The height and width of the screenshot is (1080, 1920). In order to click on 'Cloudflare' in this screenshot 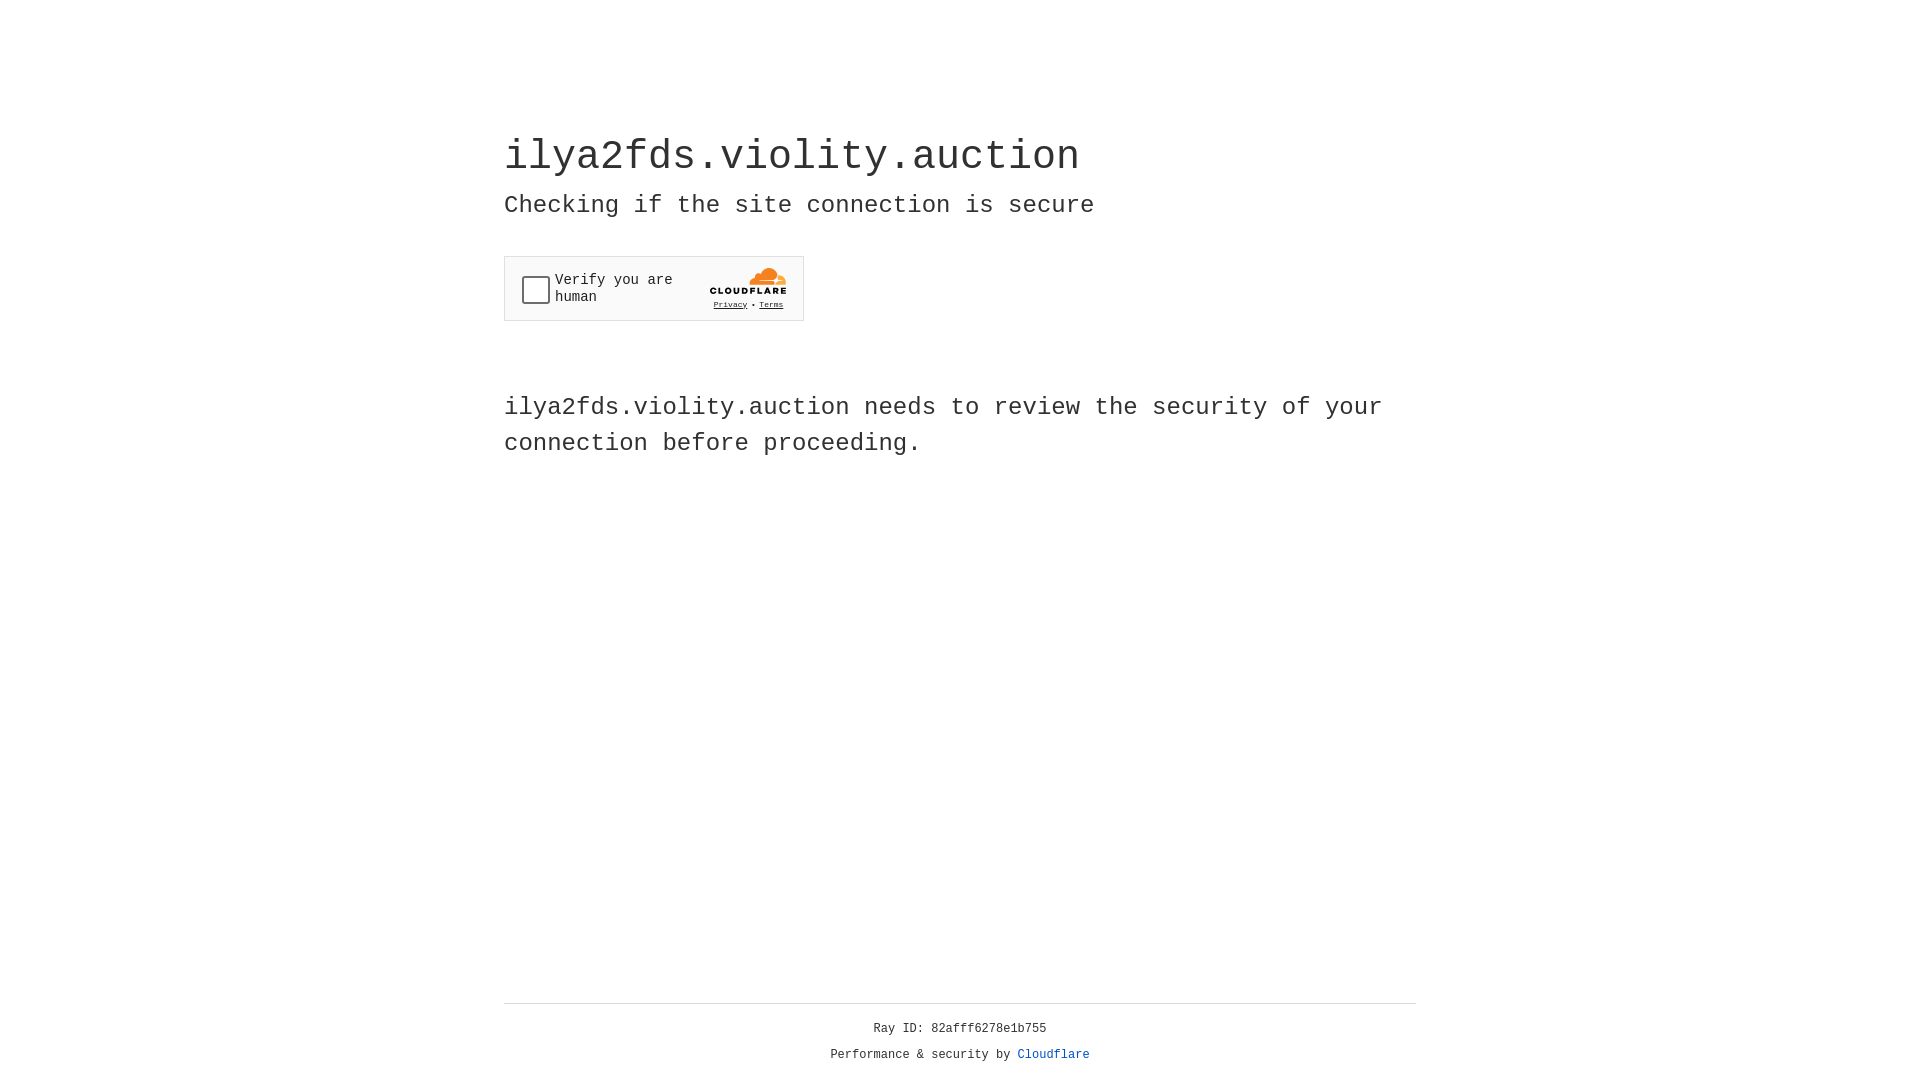, I will do `click(1017, 1054)`.